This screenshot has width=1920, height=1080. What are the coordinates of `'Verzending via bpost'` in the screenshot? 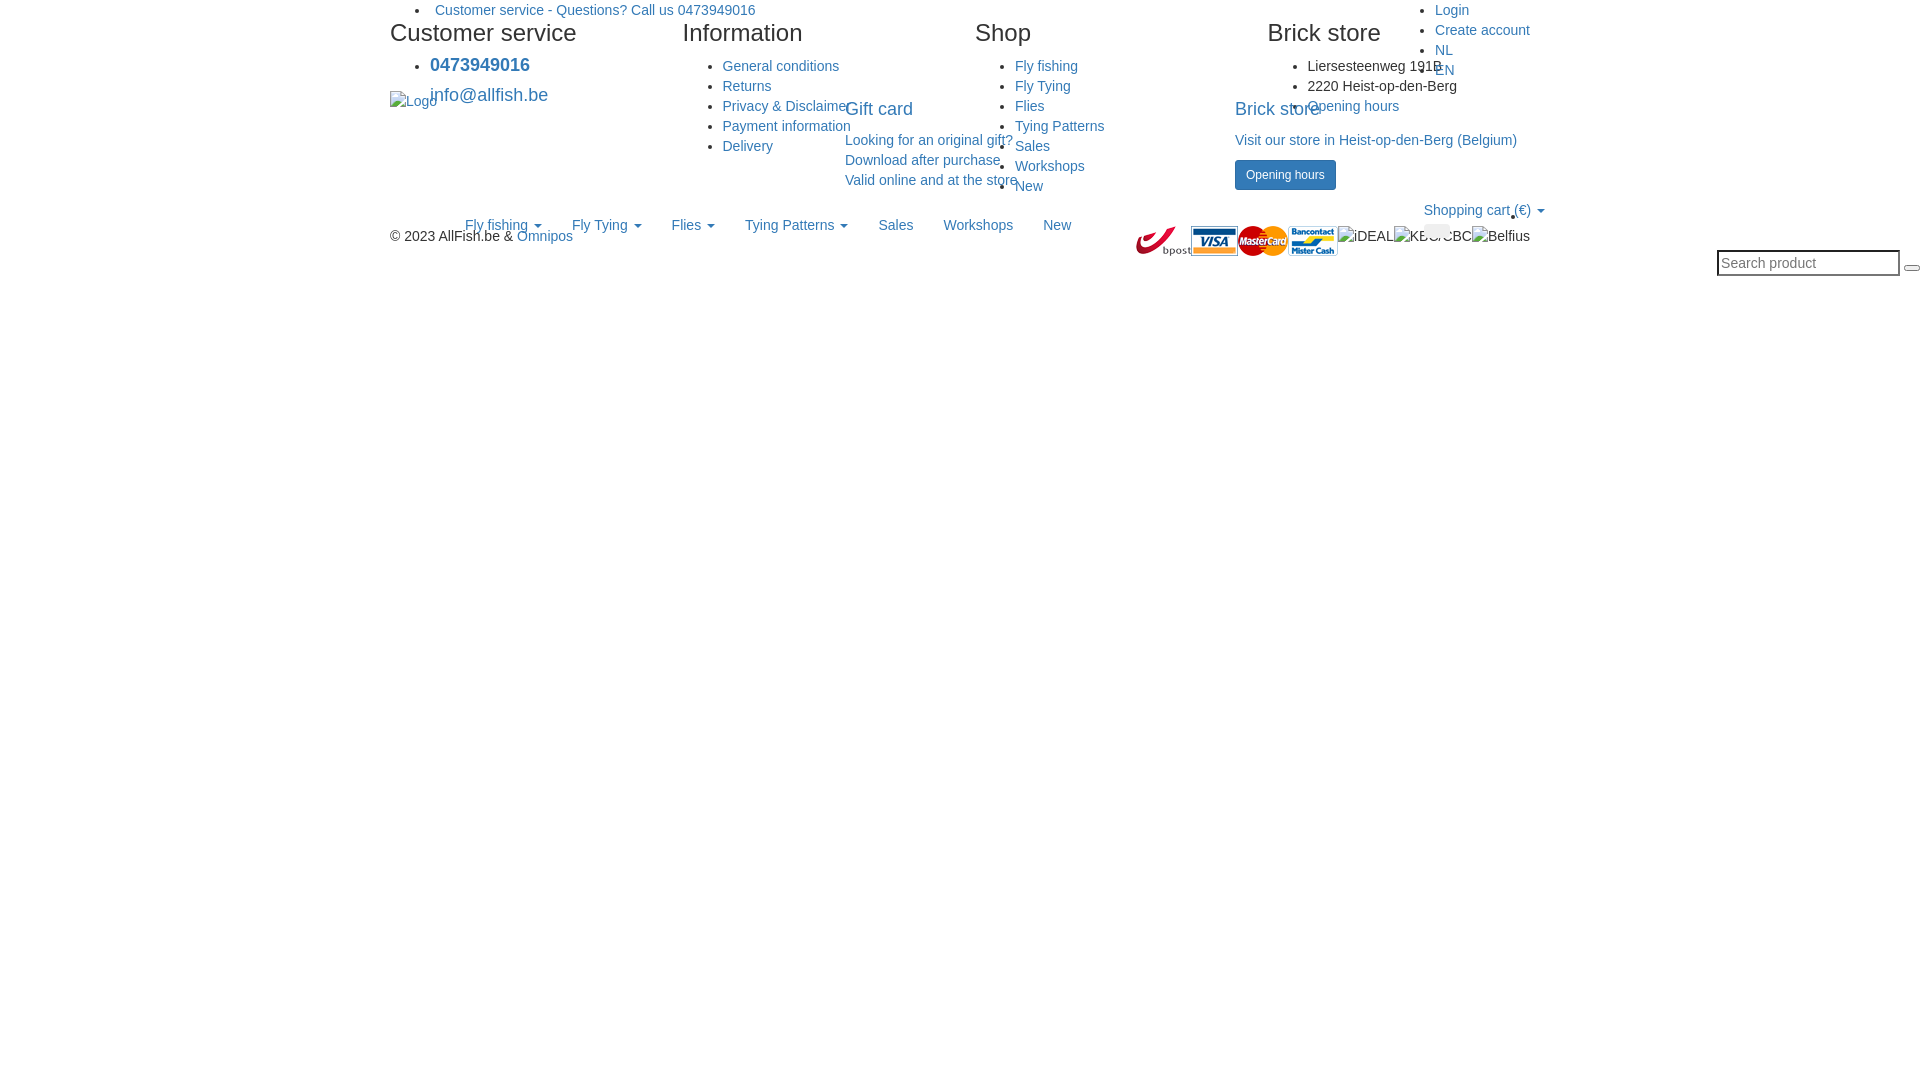 It's located at (1163, 239).